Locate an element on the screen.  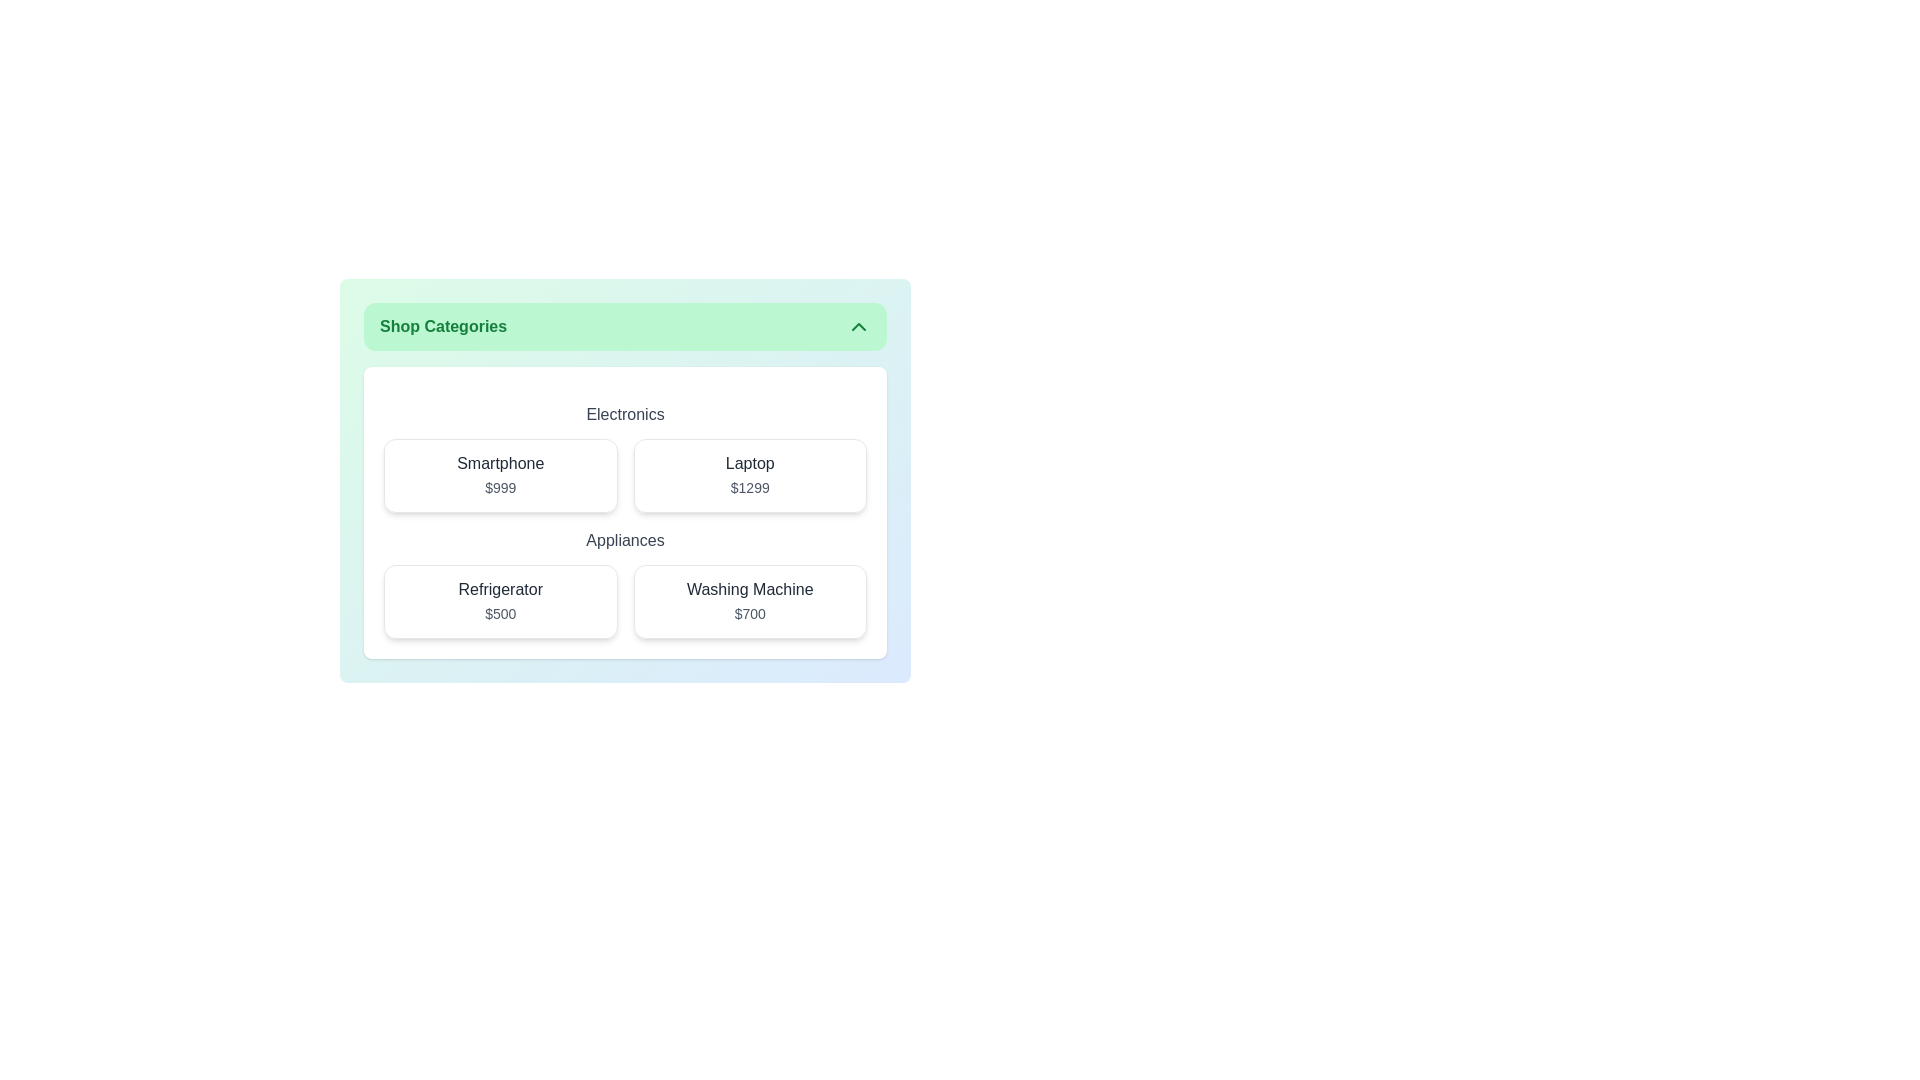
the 'Washing Machine' text label, which is part of a card-style UI component in the Appliances section is located at coordinates (749, 589).